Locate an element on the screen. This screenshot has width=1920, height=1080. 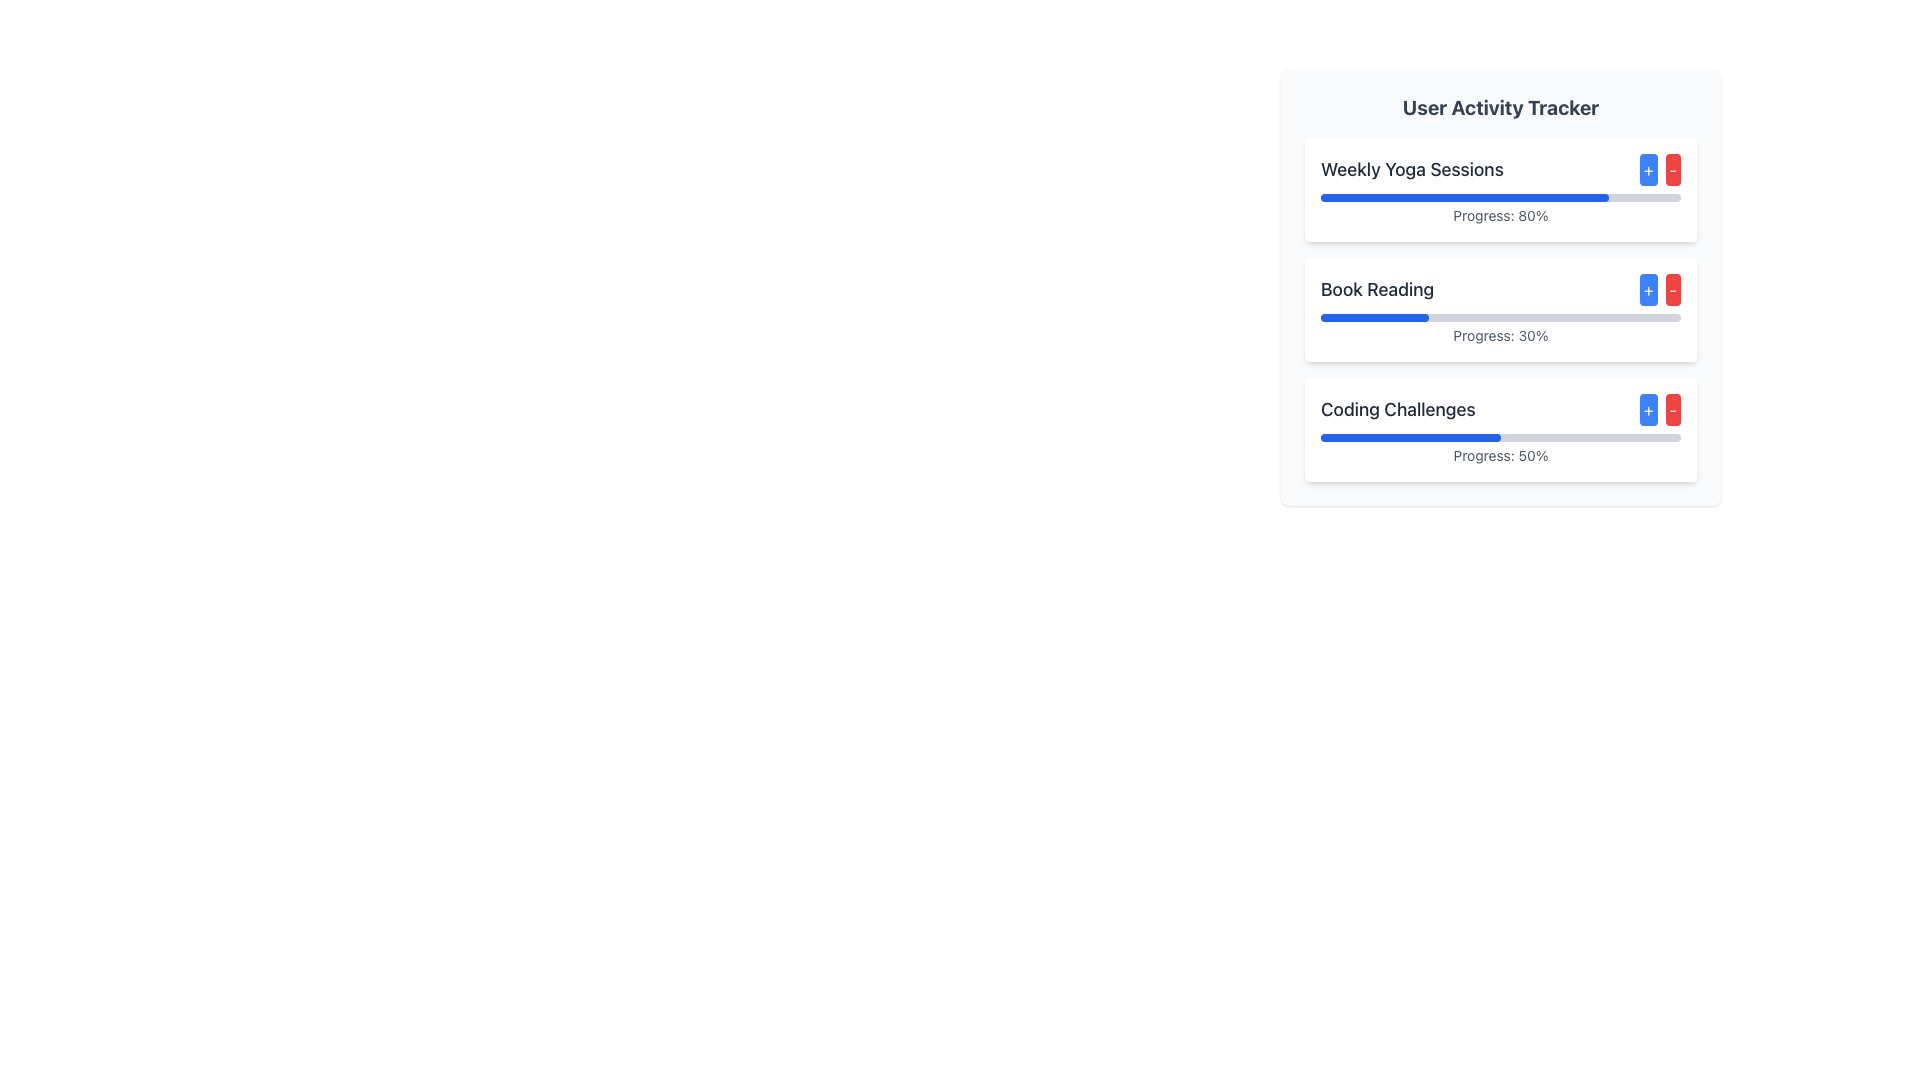
the horizontal progress bar representing 80% completion located below the 'Weekly Yoga Sessions' title and above the text 'Progress: 80%' is located at coordinates (1501, 197).